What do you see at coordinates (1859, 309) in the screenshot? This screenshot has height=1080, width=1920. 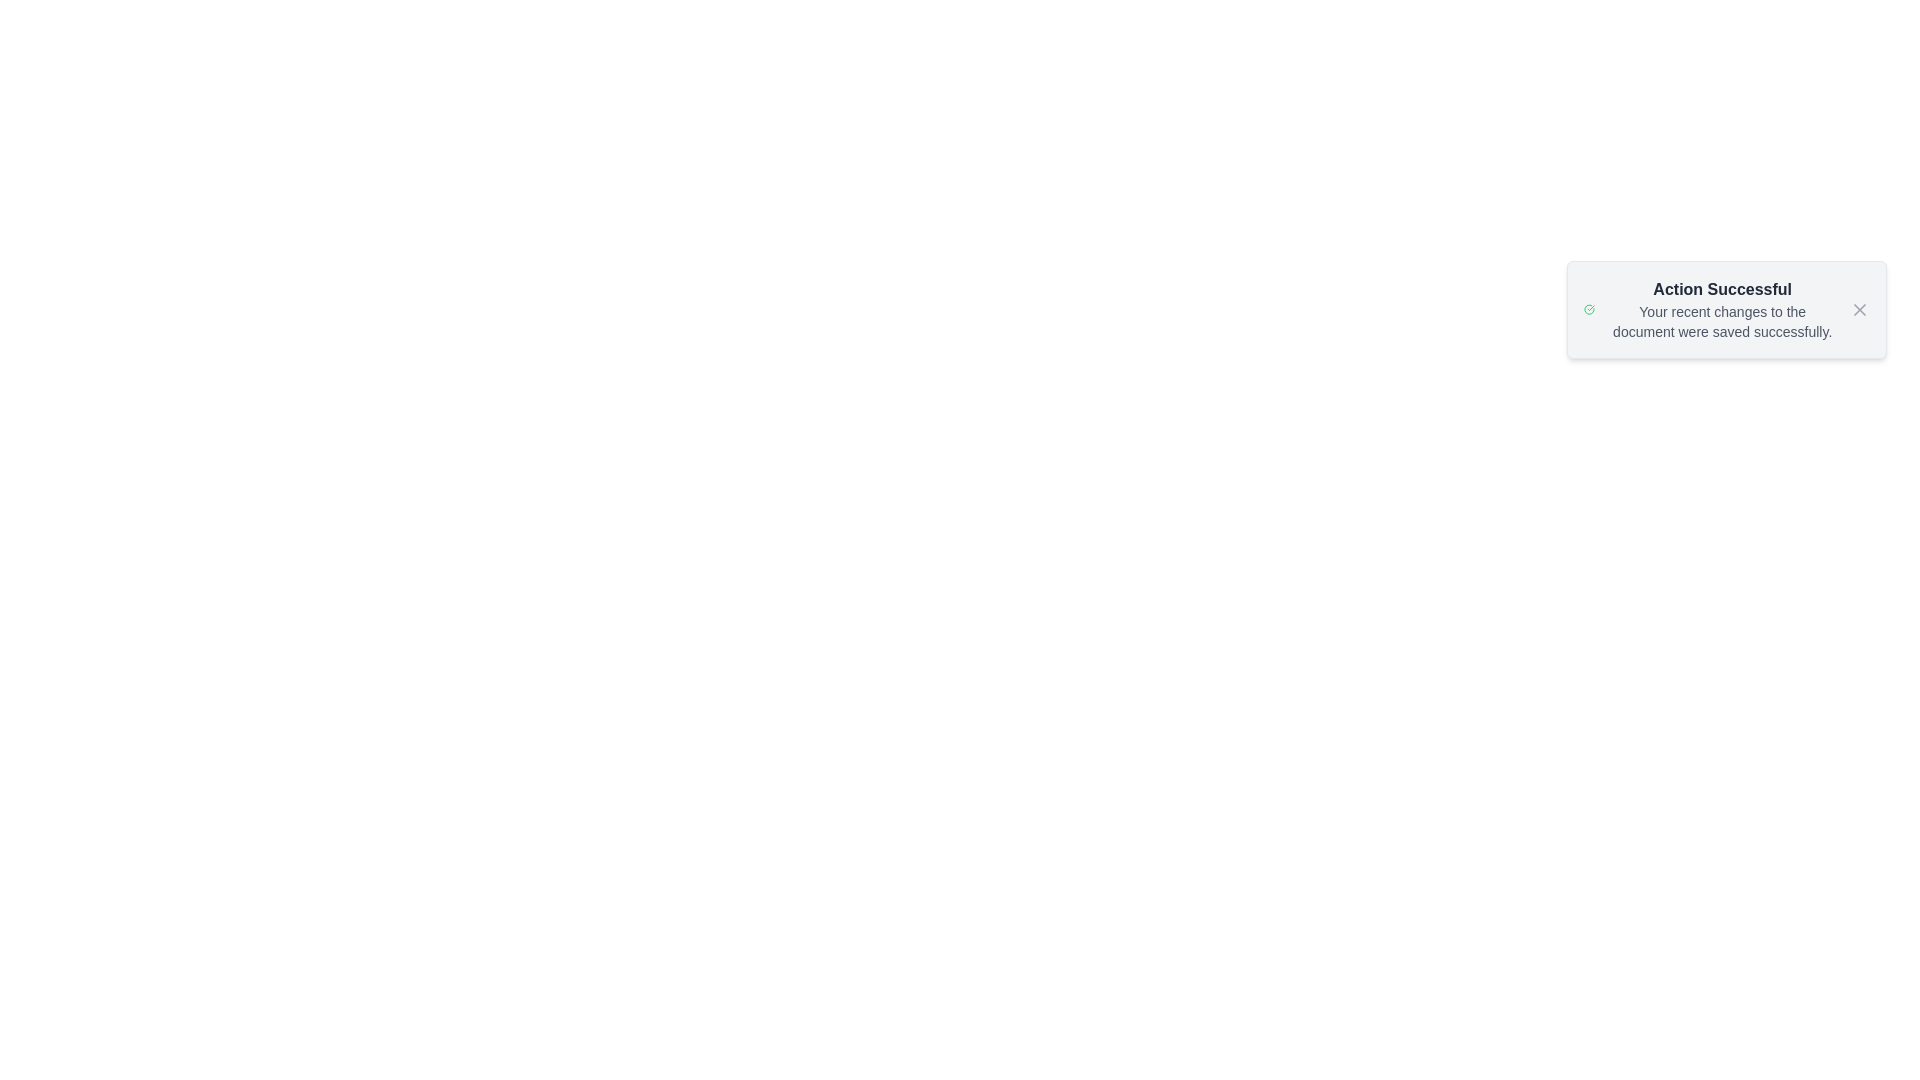 I see `the close button of the alert widget to dismiss the alert` at bounding box center [1859, 309].